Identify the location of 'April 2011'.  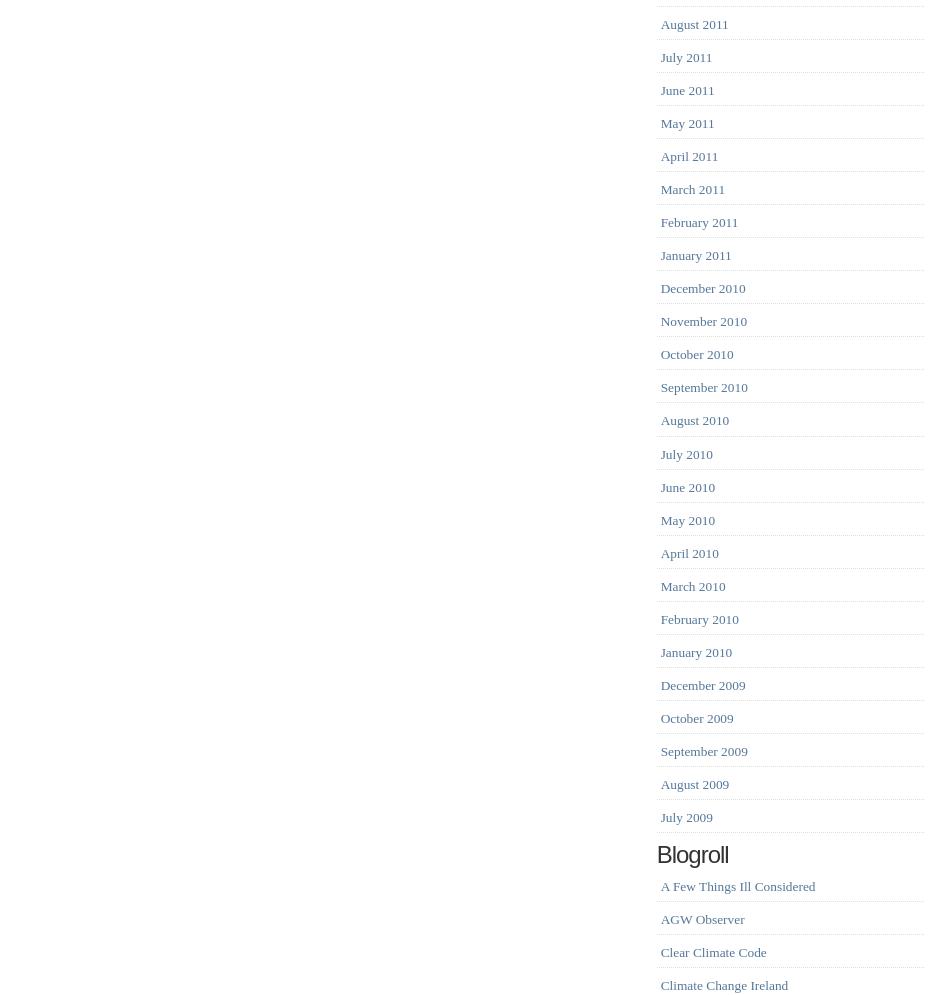
(688, 155).